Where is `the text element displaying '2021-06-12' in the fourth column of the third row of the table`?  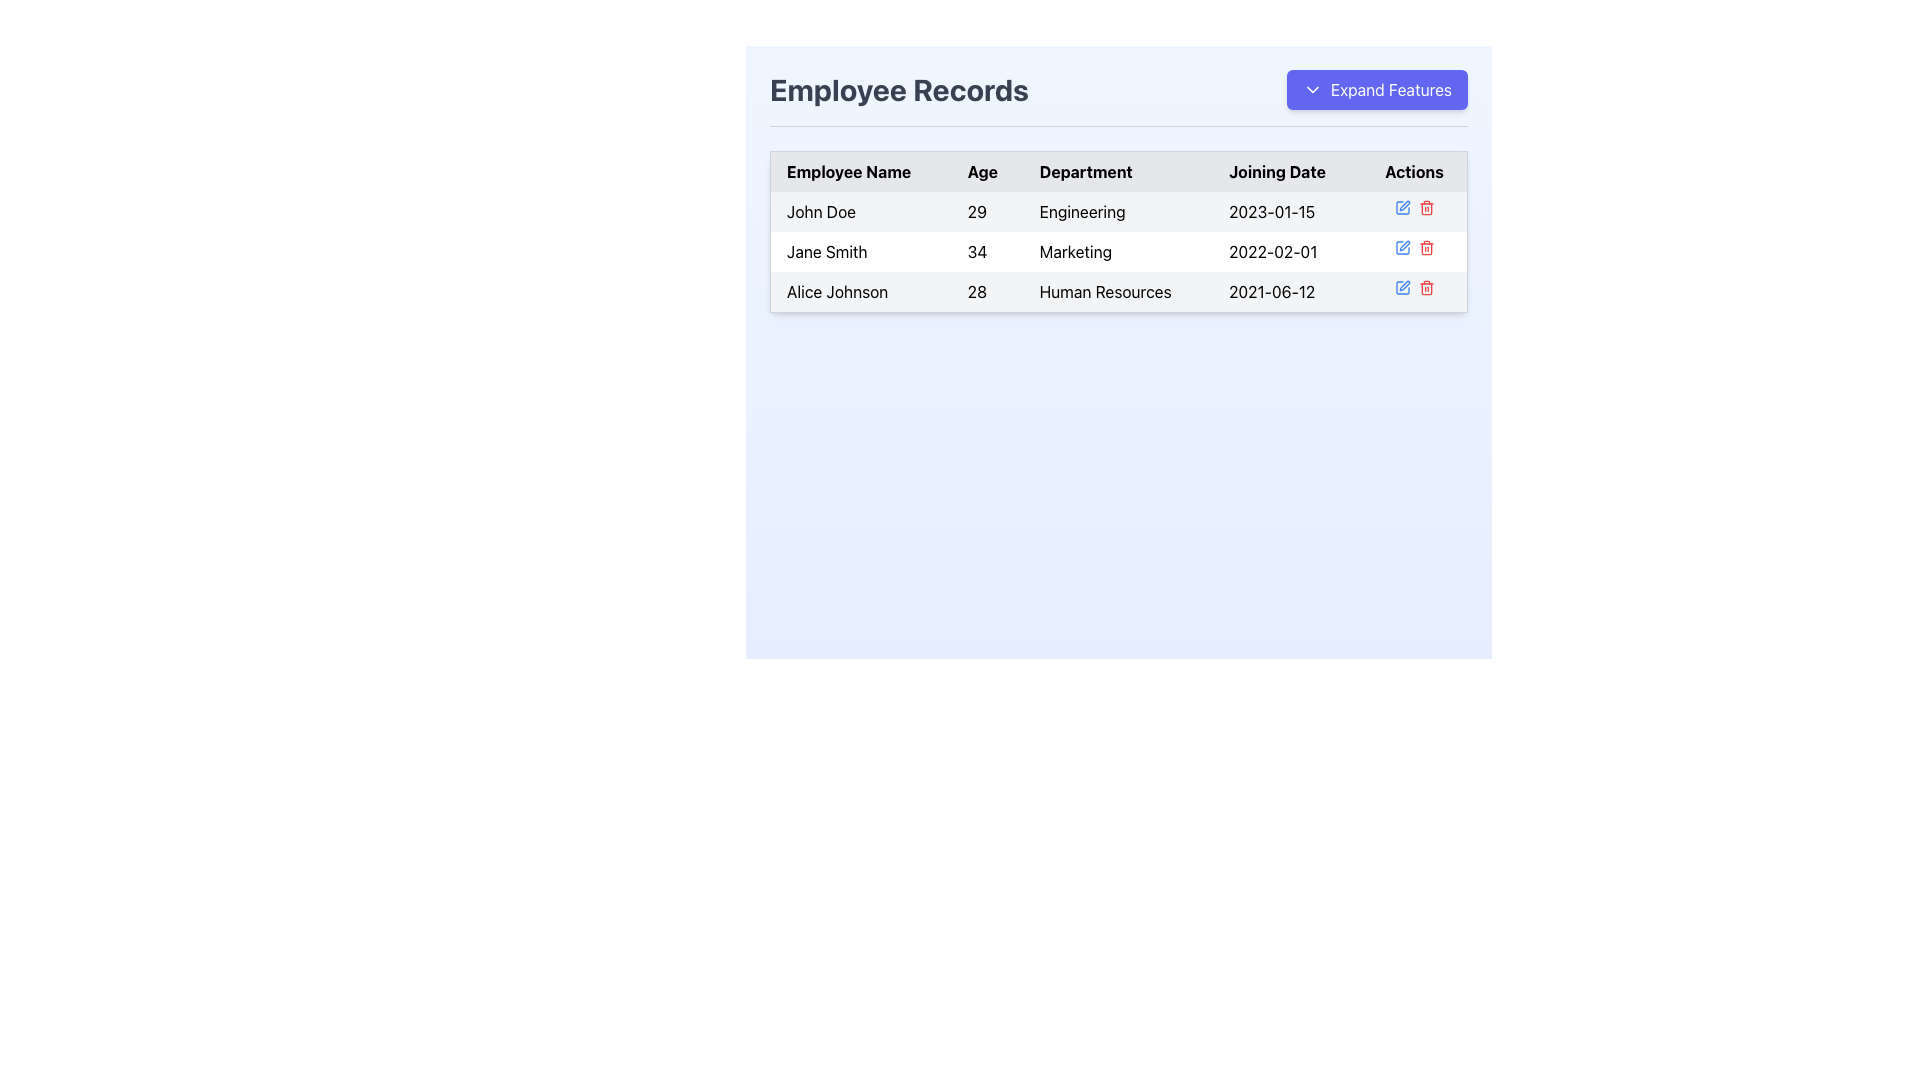 the text element displaying '2021-06-12' in the fourth column of the third row of the table is located at coordinates (1287, 292).